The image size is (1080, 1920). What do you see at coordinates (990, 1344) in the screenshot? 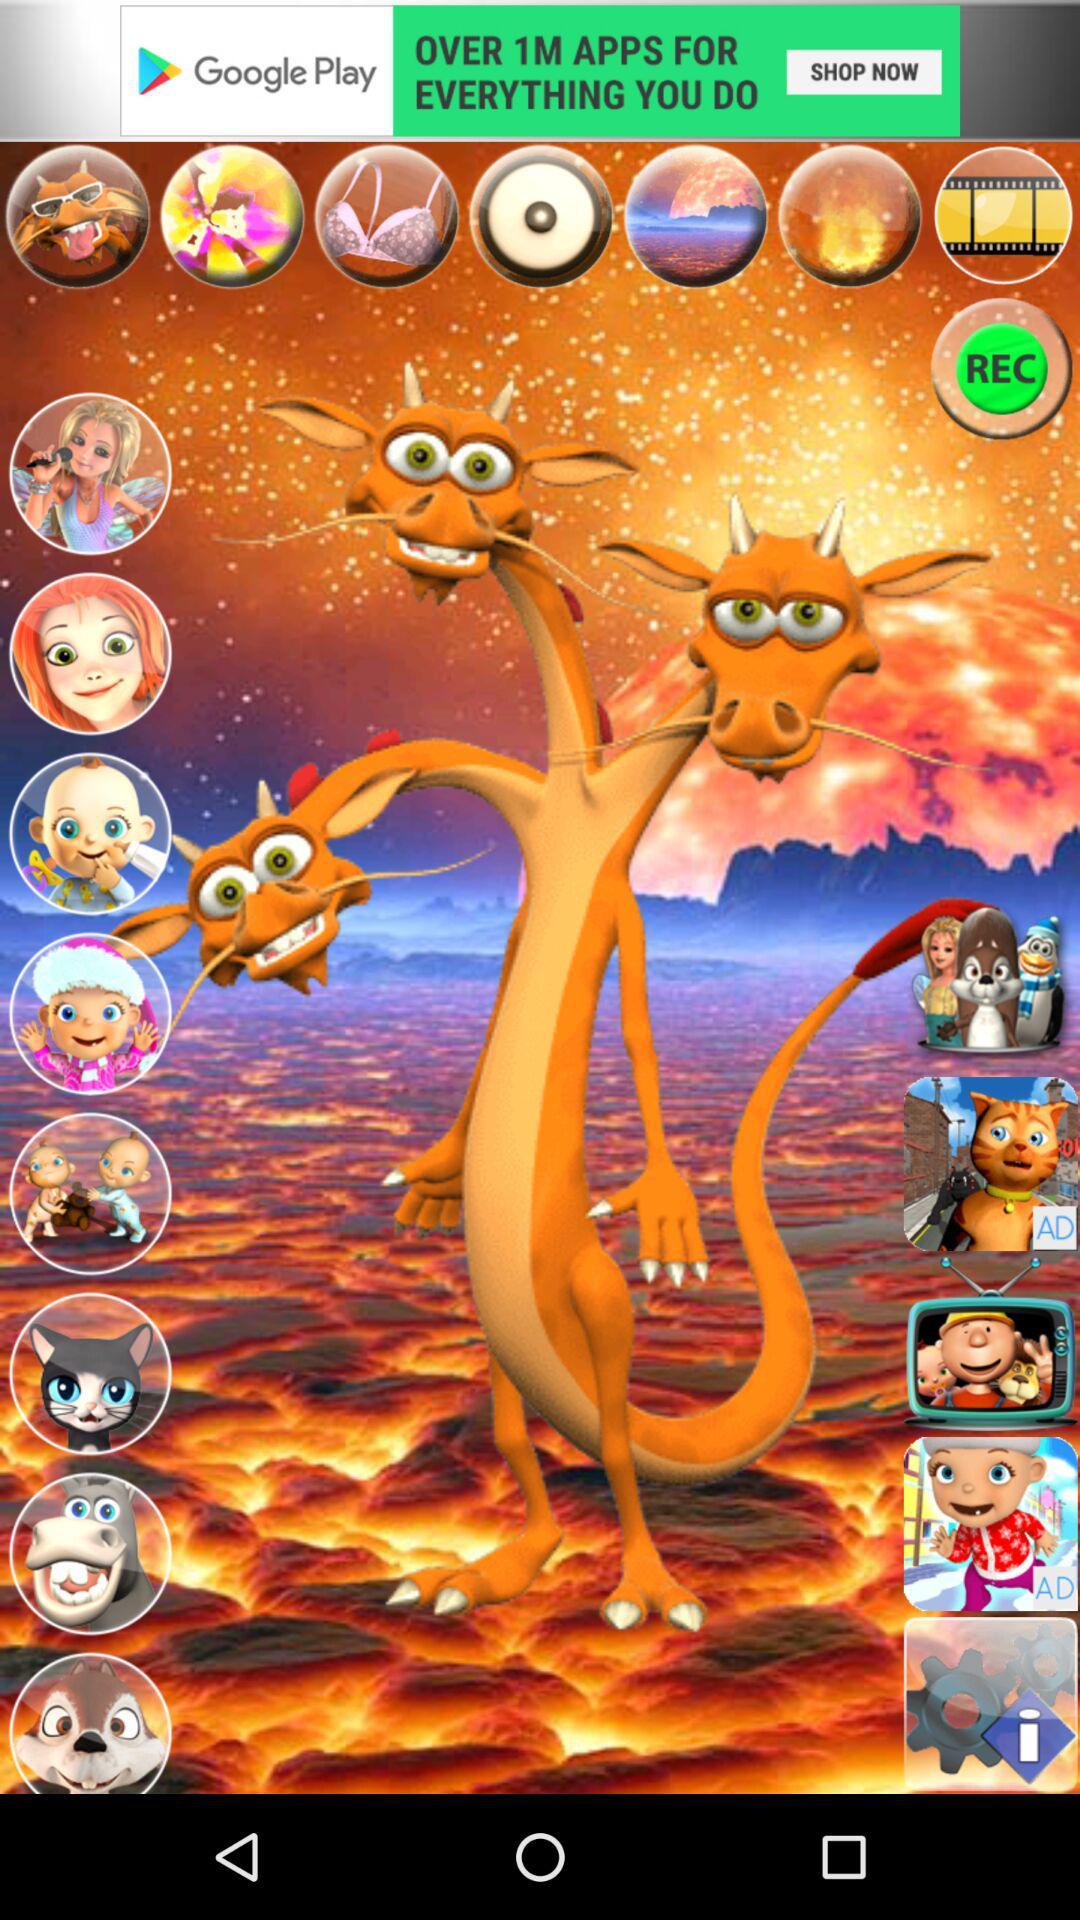
I see `a sound` at bounding box center [990, 1344].